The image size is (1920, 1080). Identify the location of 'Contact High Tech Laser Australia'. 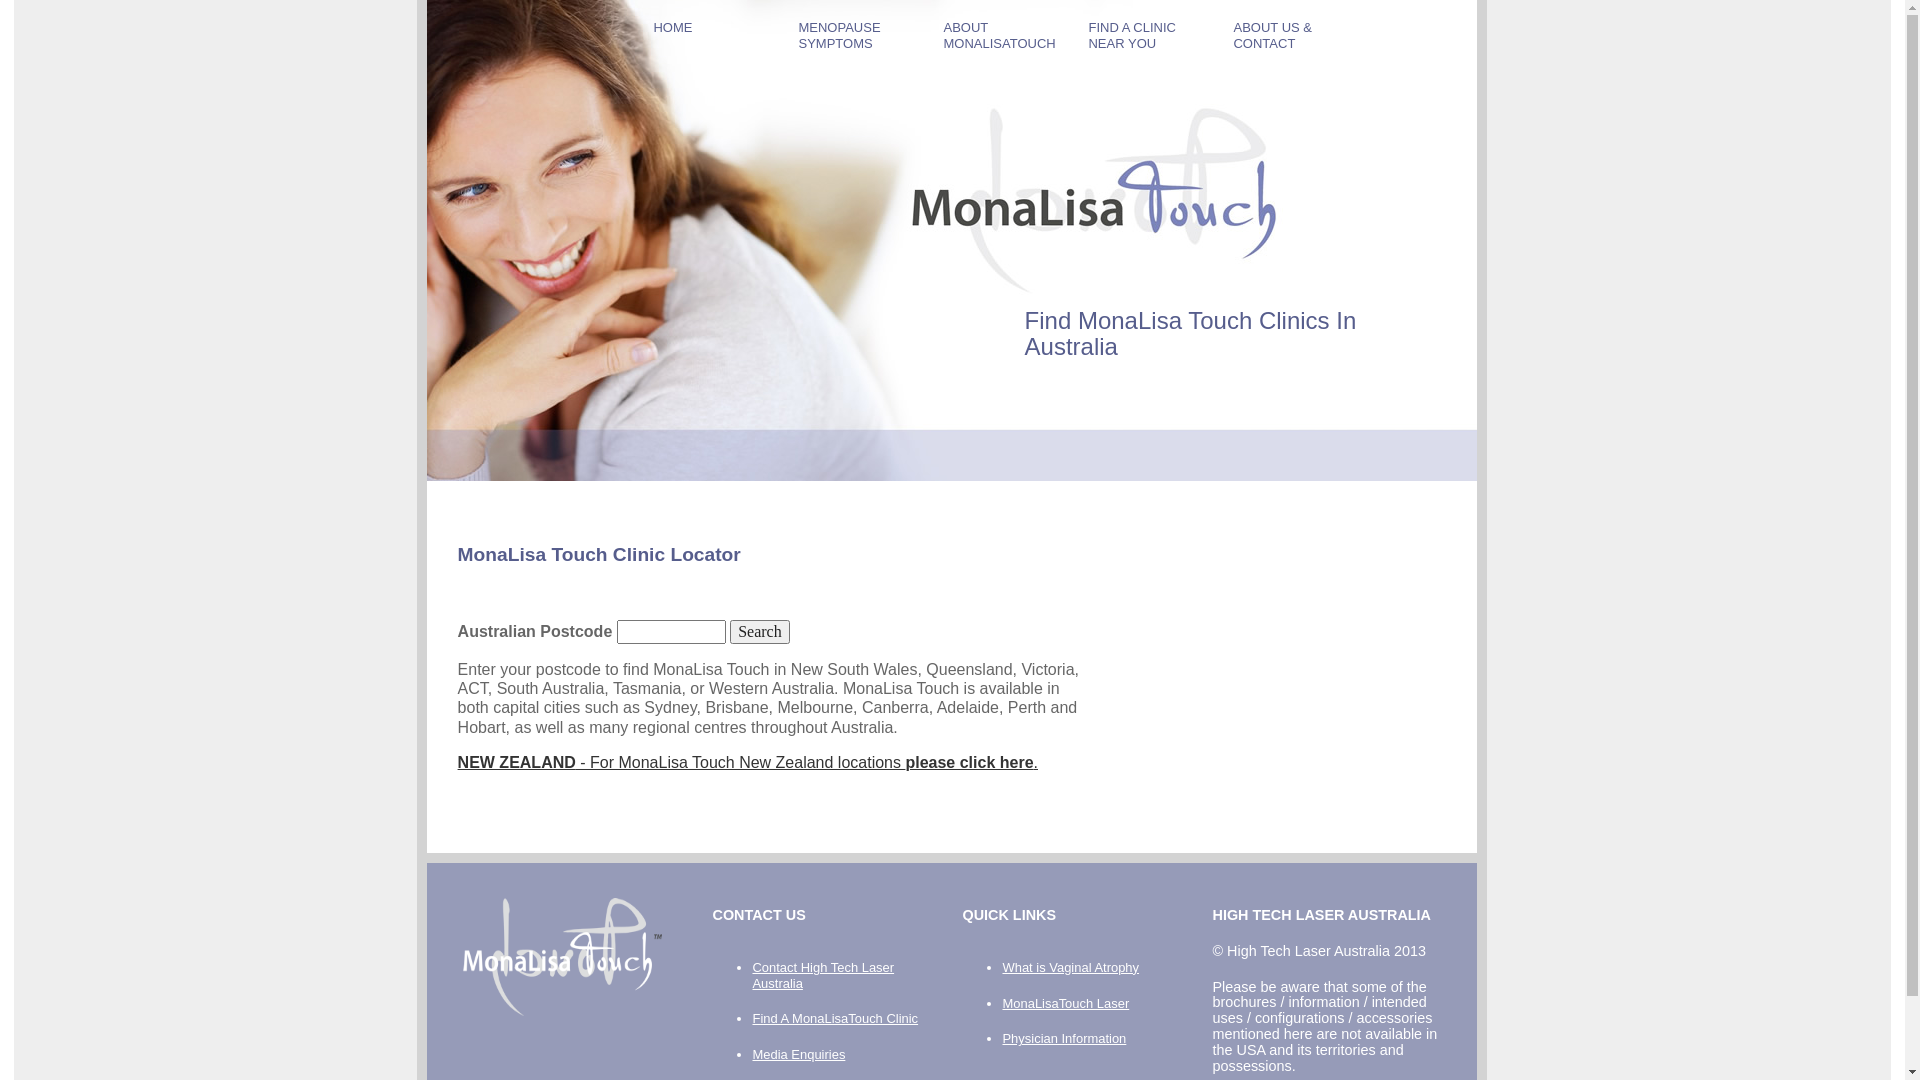
(822, 974).